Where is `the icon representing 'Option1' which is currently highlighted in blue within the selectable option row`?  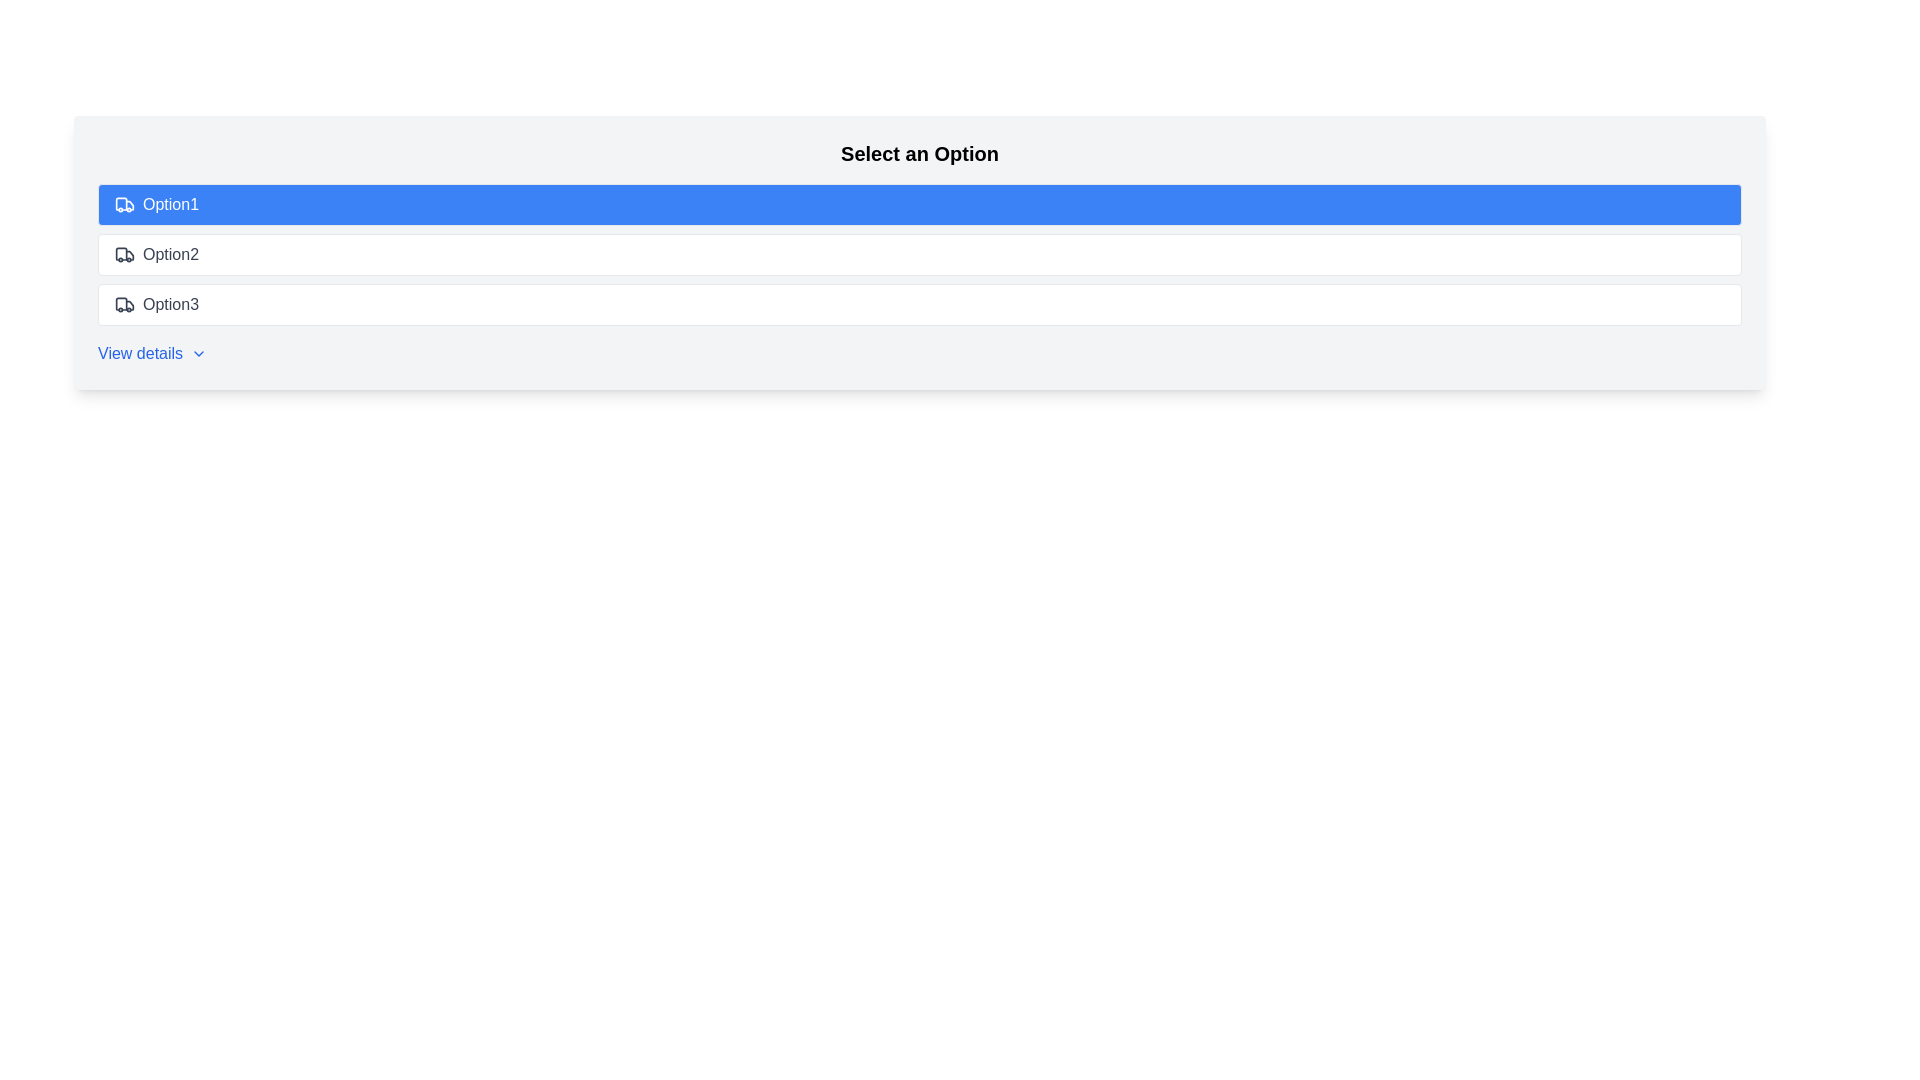
the icon representing 'Option1' which is currently highlighted in blue within the selectable option row is located at coordinates (123, 204).